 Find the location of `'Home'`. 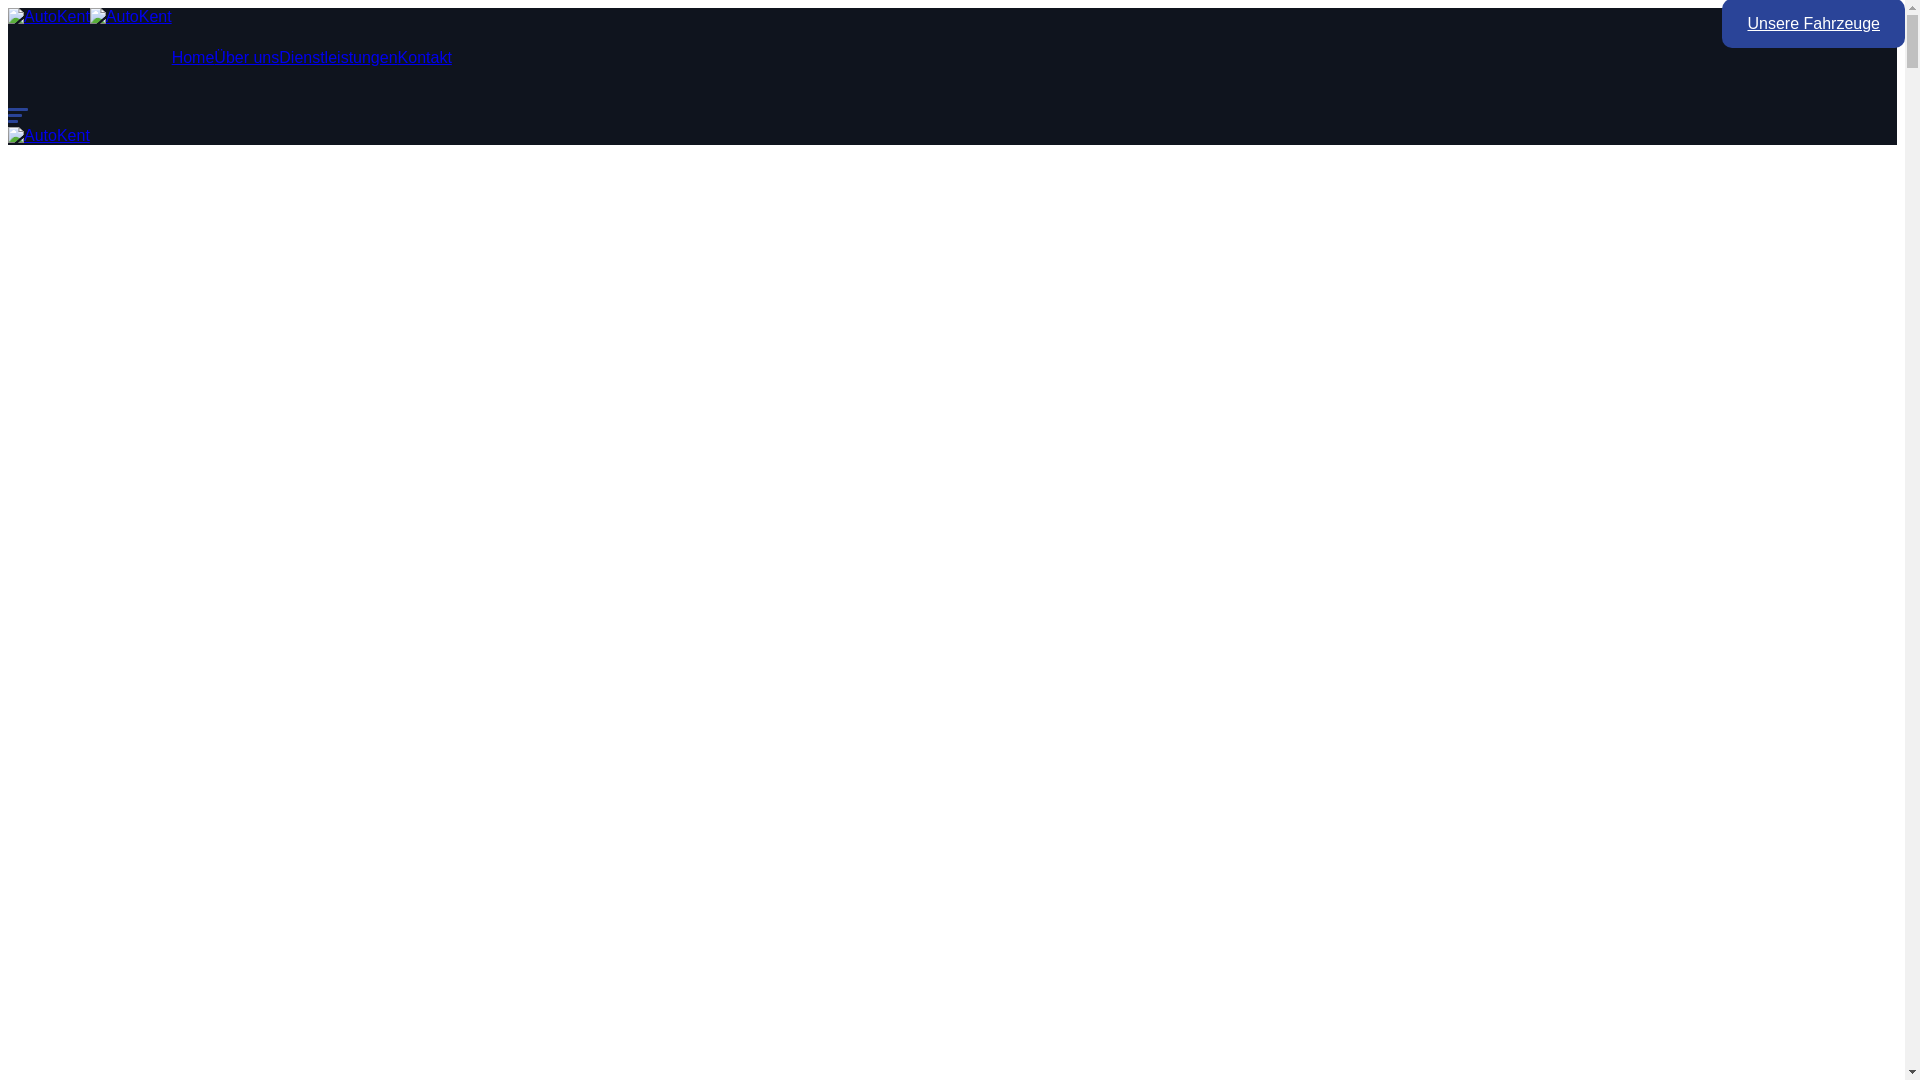

'Home' is located at coordinates (193, 56).